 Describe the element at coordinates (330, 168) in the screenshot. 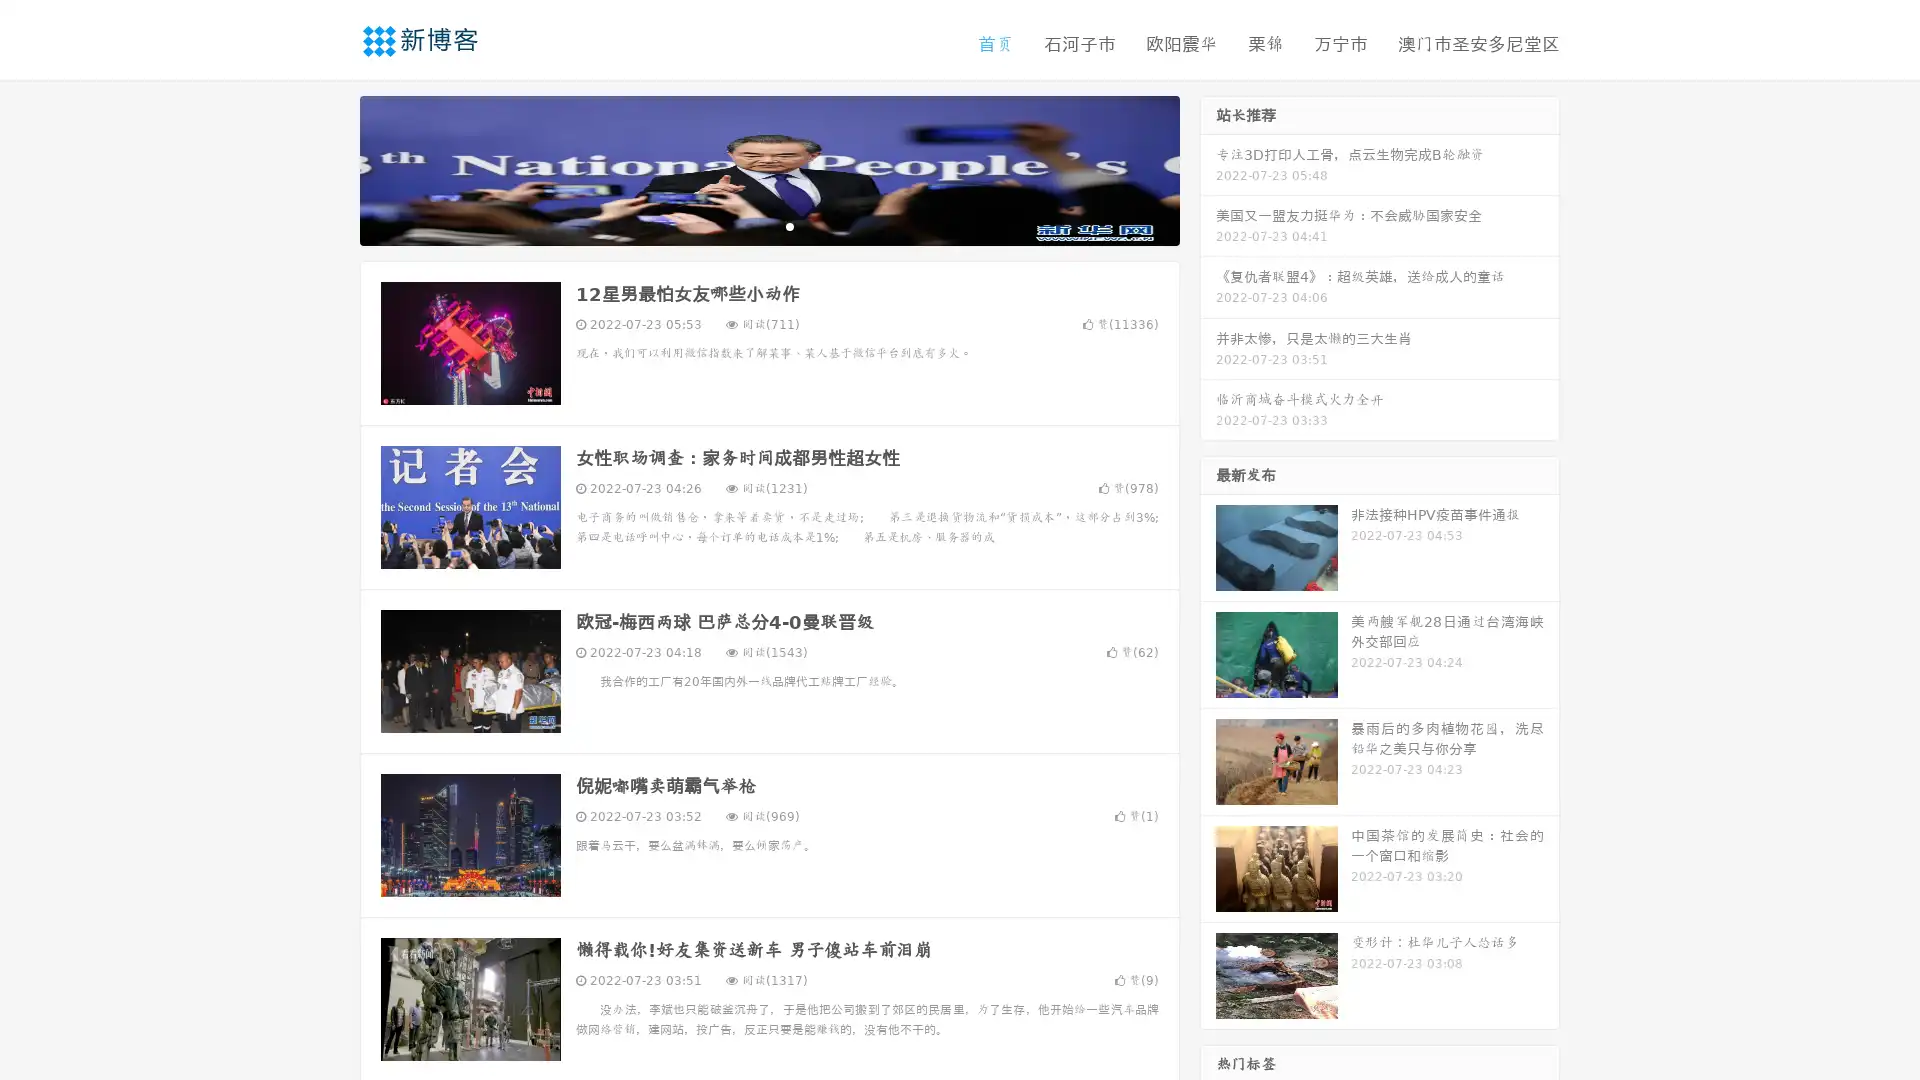

I see `Previous slide` at that location.